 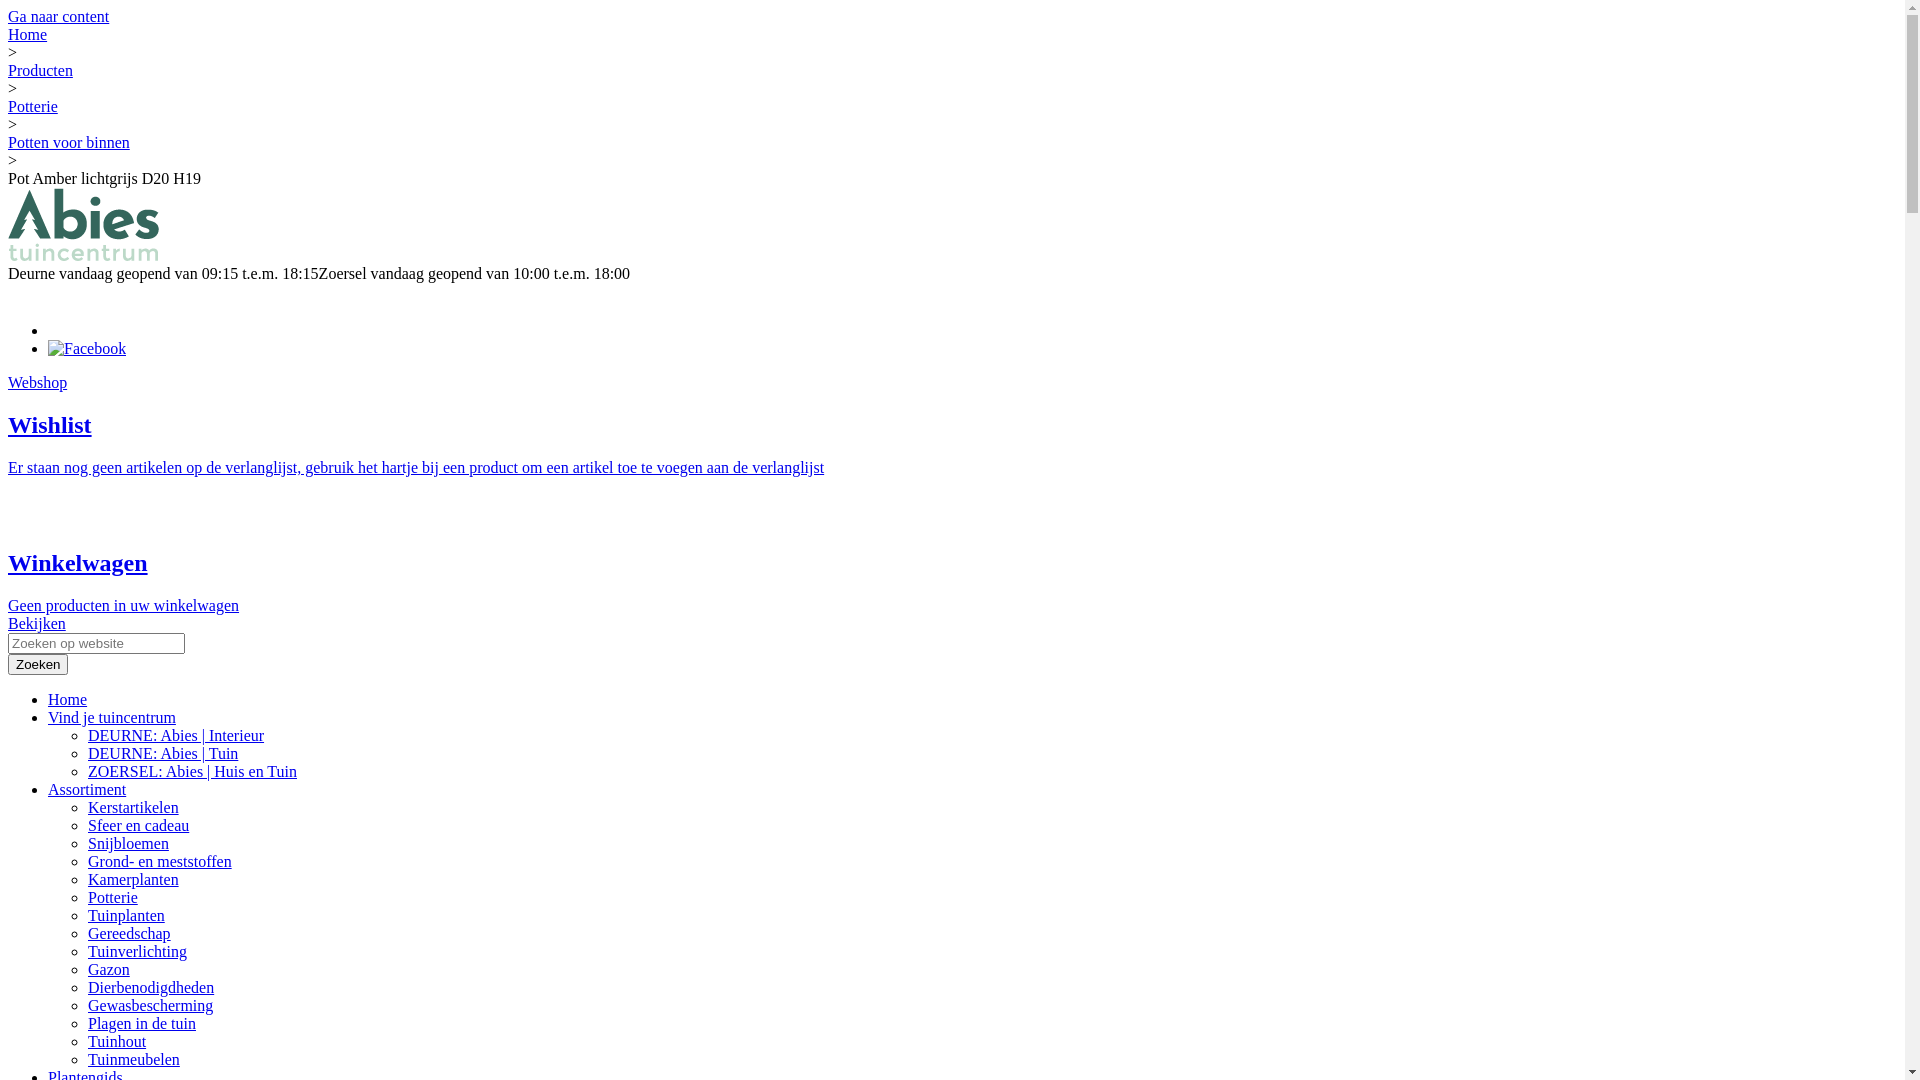 What do you see at coordinates (108, 968) in the screenshot?
I see `'Gazon'` at bounding box center [108, 968].